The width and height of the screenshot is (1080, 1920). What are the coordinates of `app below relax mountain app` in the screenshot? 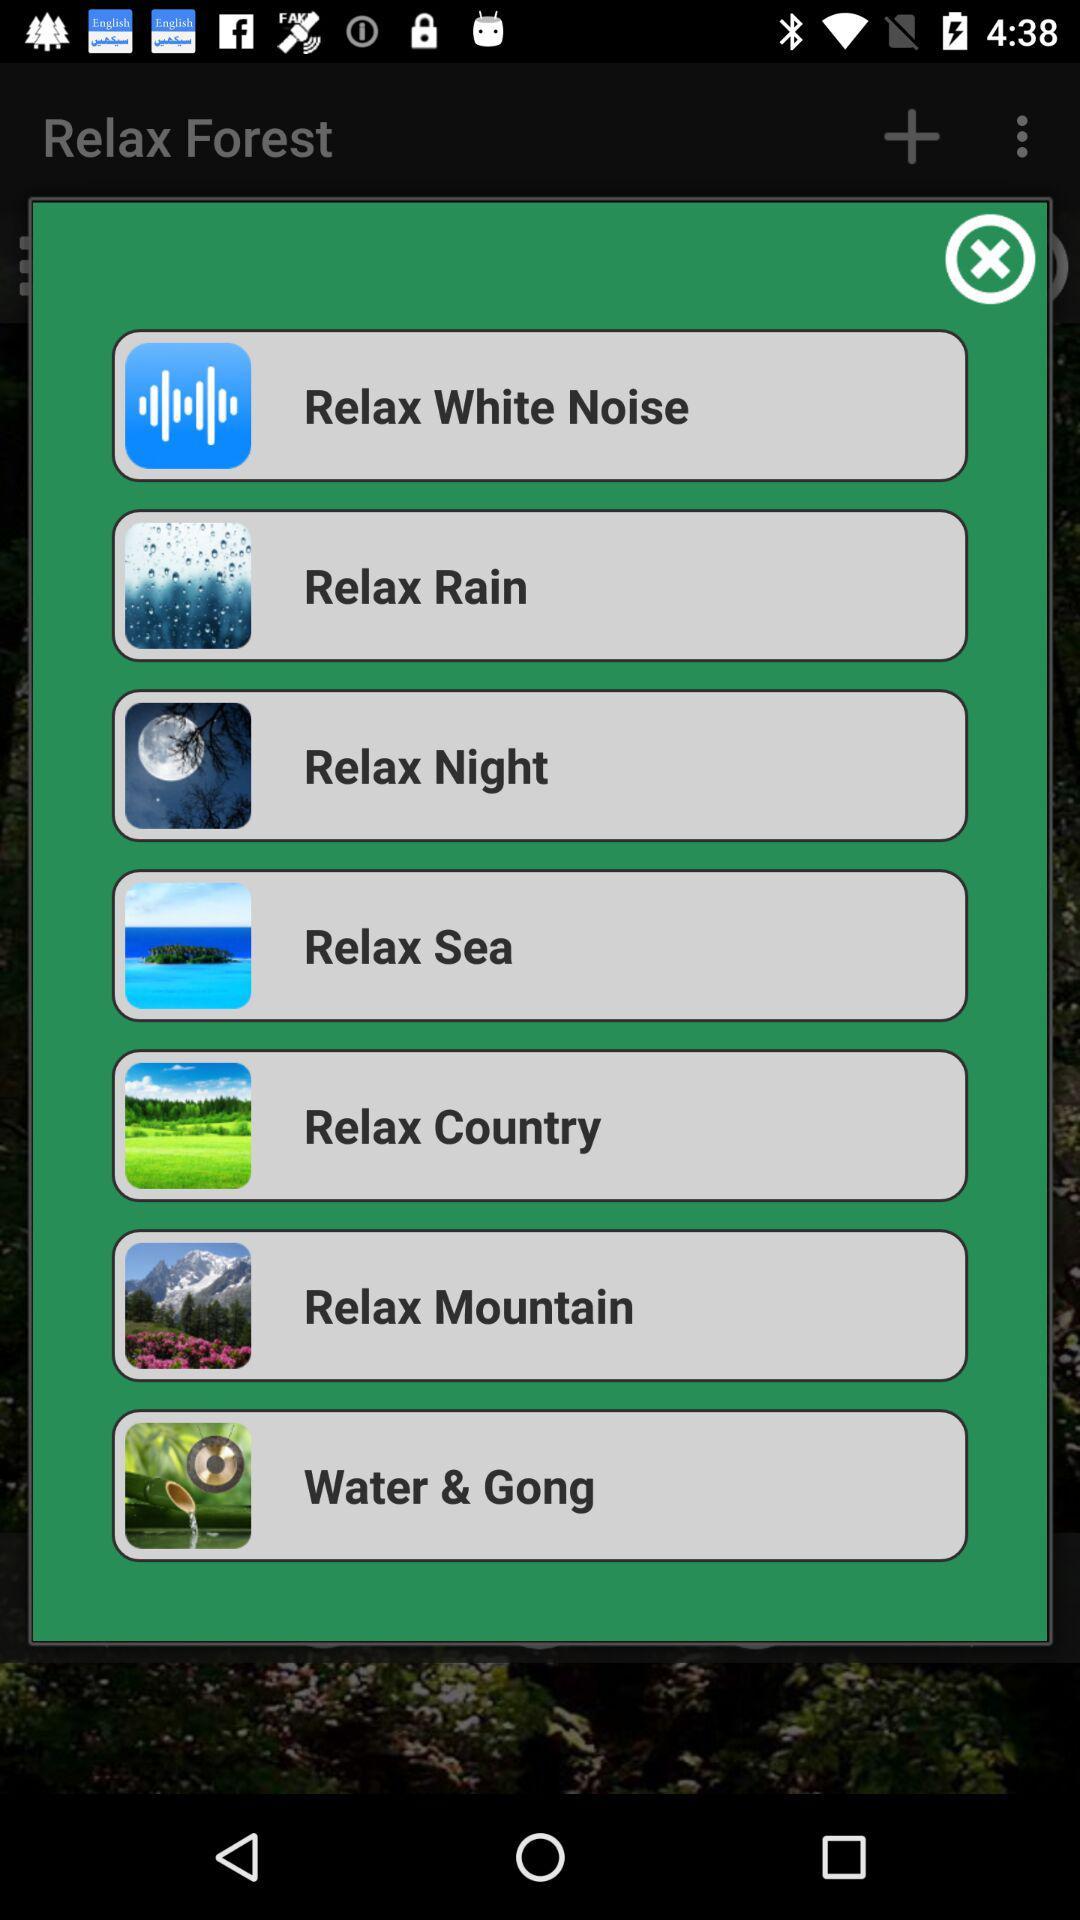 It's located at (540, 1485).